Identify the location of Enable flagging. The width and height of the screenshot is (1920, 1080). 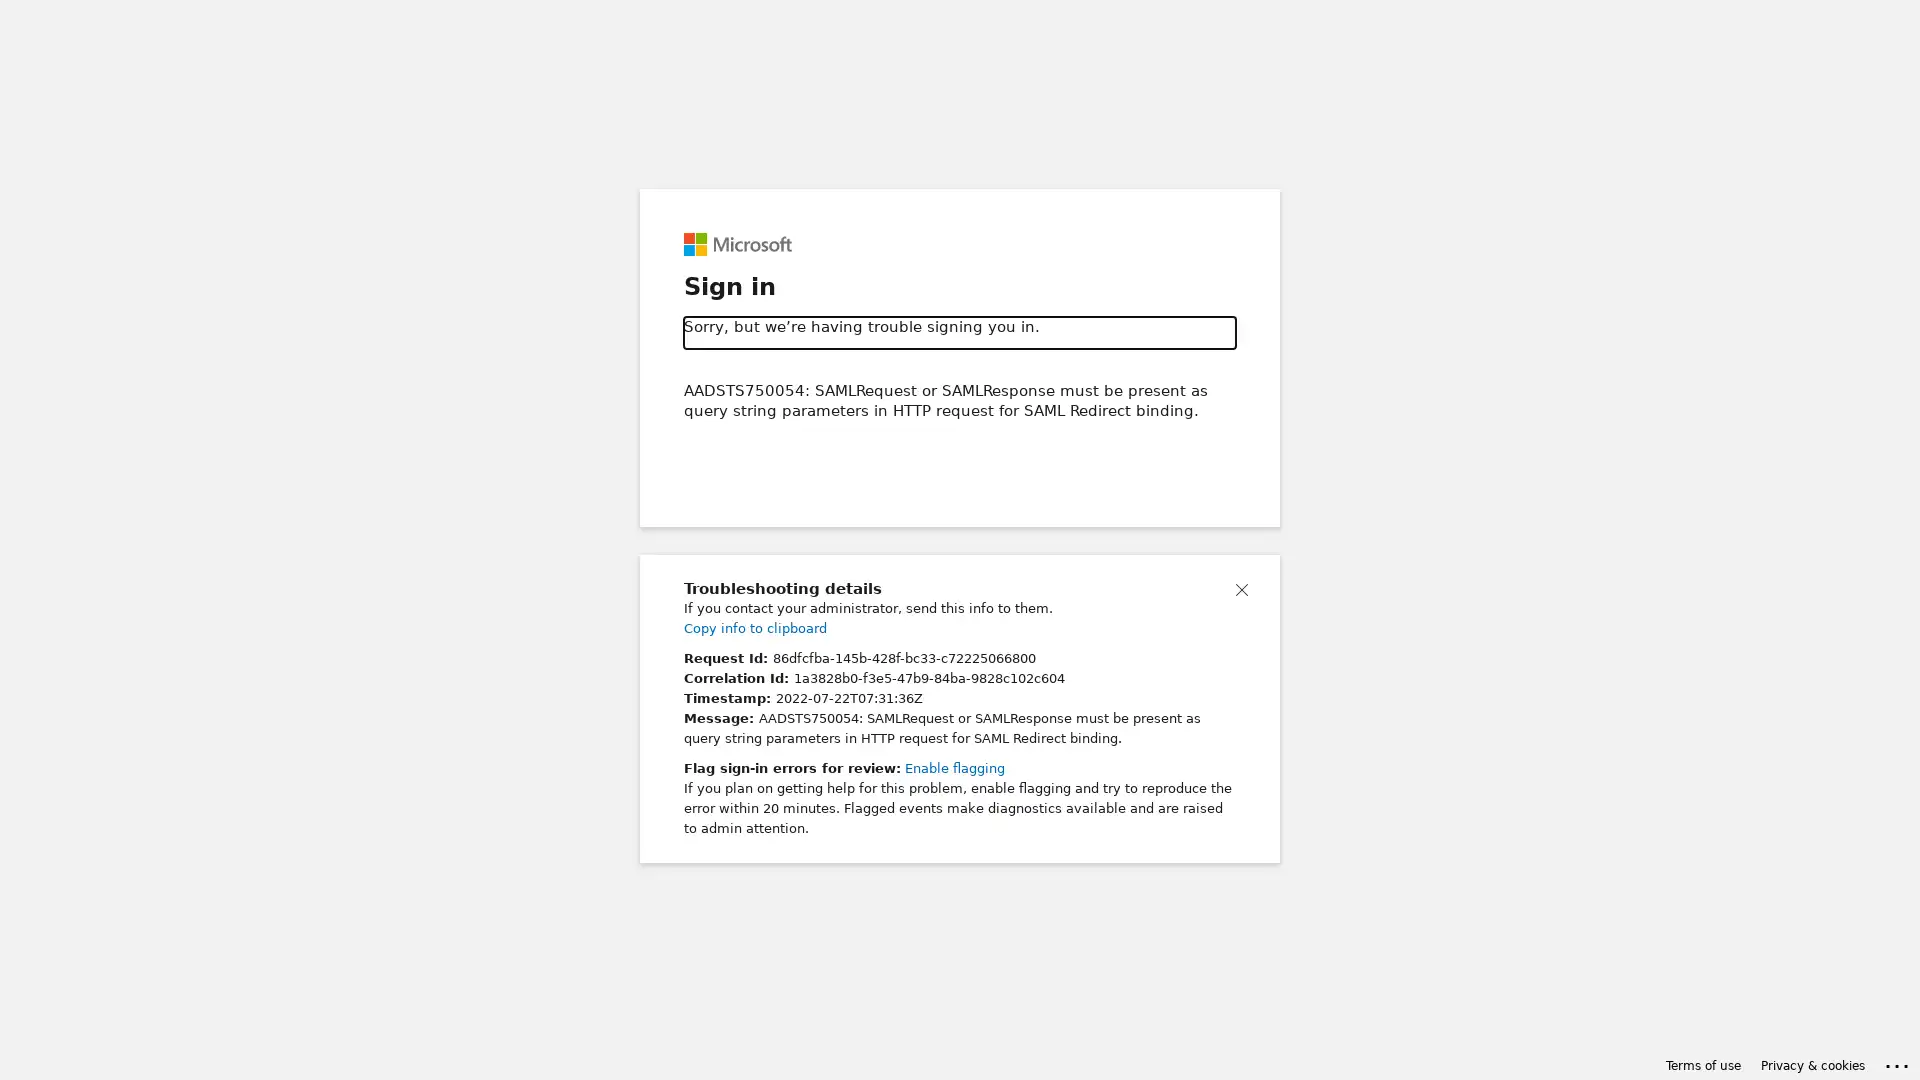
(954, 767).